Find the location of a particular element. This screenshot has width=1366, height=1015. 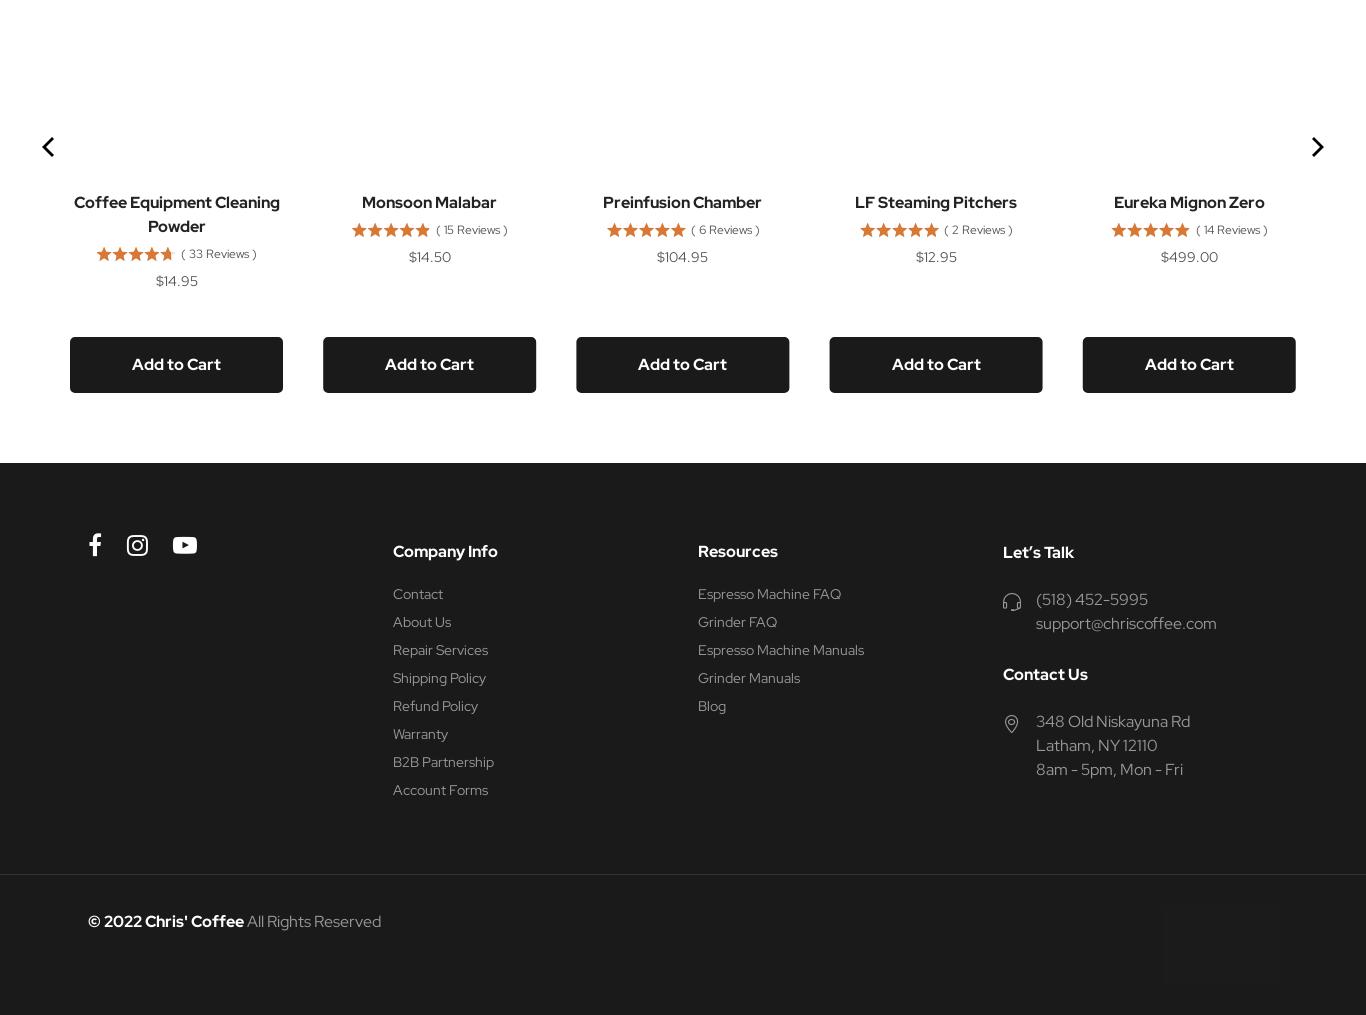

'Latham, NY 12110' is located at coordinates (1096, 744).